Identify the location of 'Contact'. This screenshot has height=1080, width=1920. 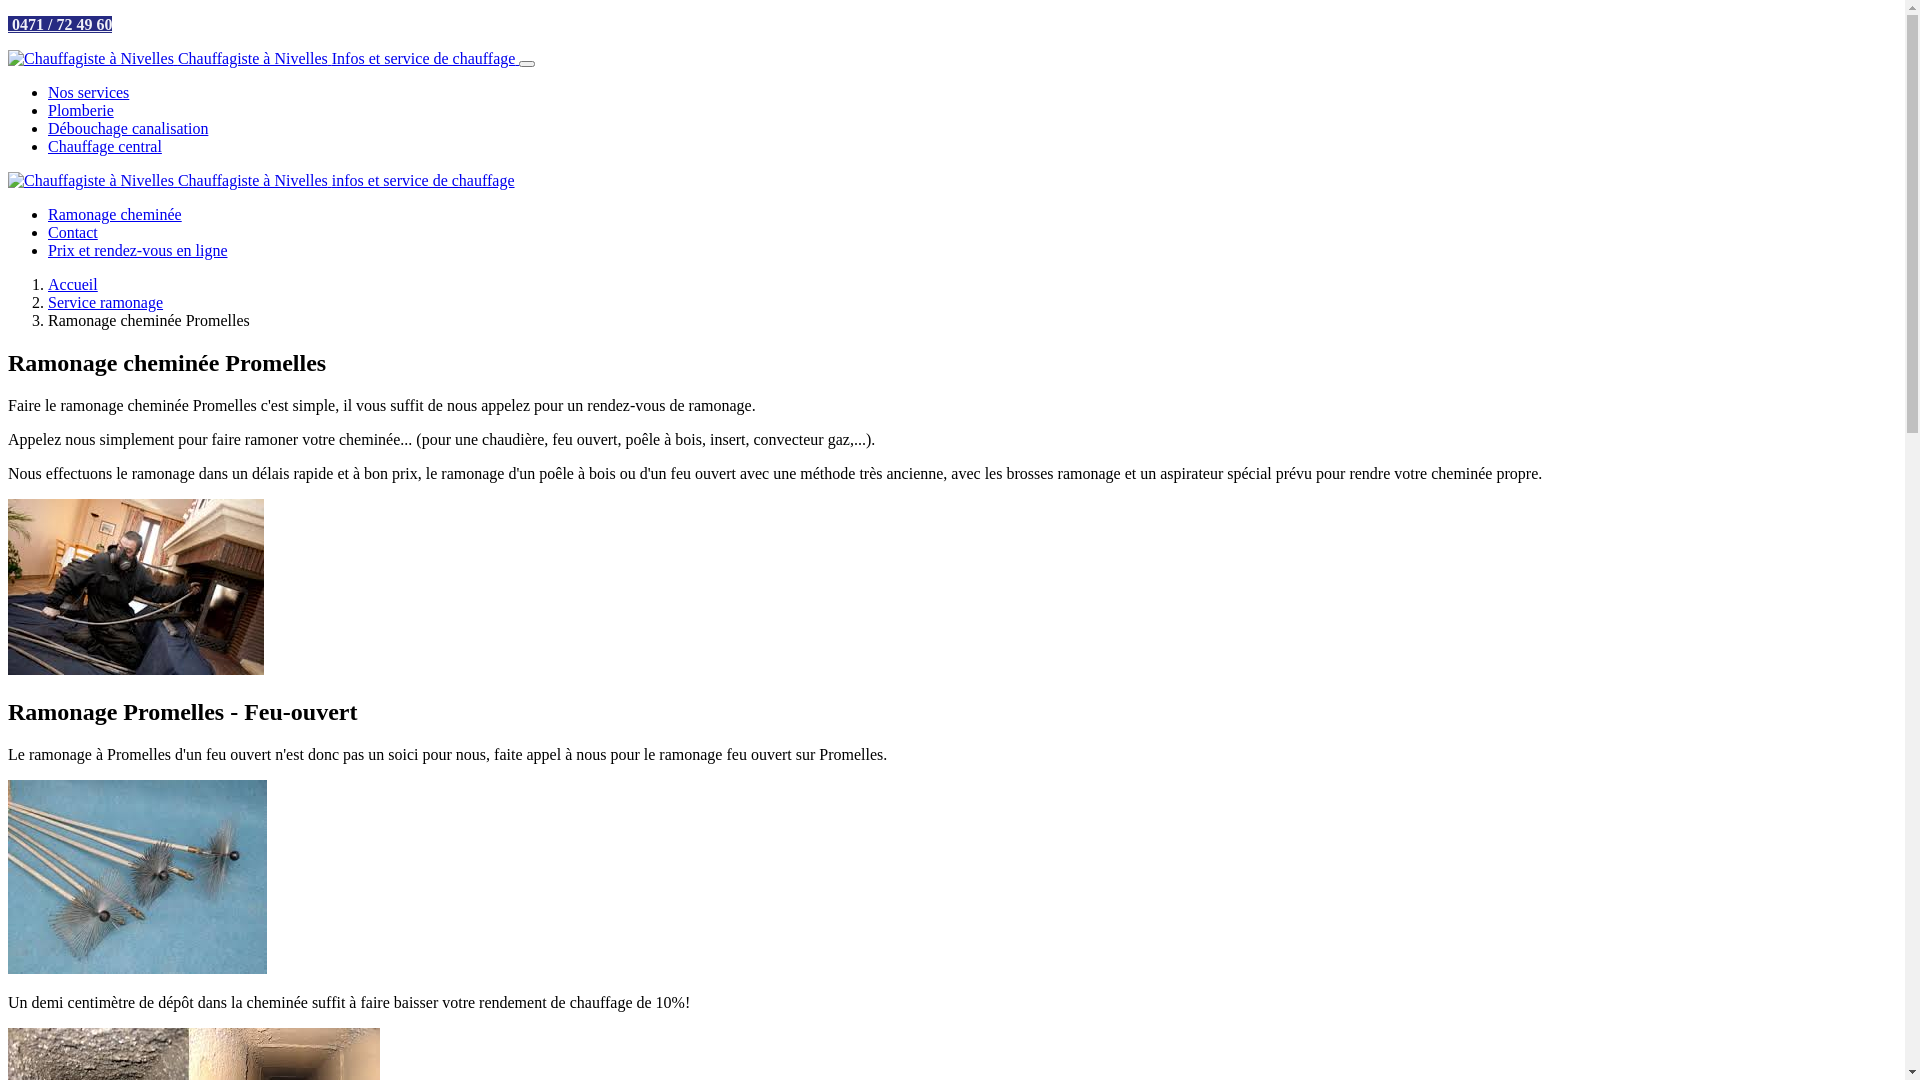
(72, 231).